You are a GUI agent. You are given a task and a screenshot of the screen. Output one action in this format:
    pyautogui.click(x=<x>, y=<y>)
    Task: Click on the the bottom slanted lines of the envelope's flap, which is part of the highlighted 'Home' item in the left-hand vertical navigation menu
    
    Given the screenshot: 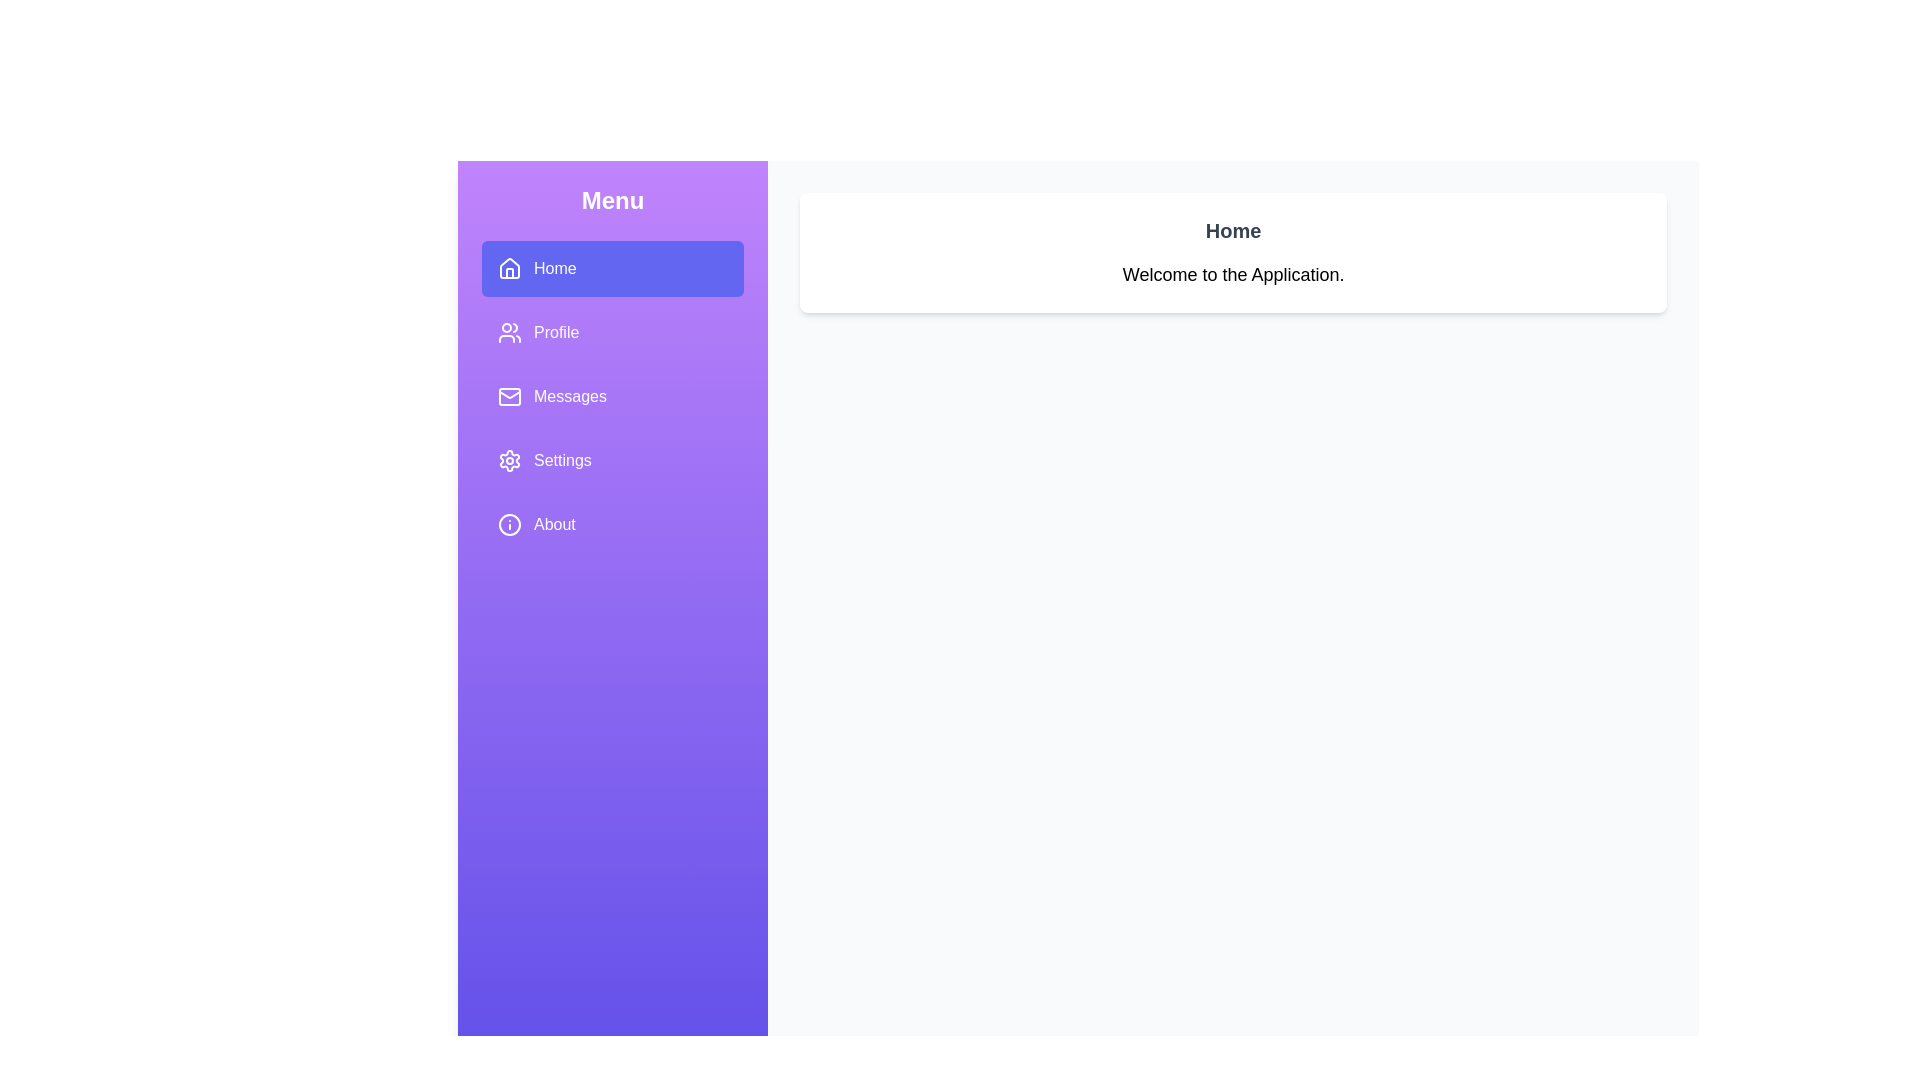 What is the action you would take?
    pyautogui.click(x=509, y=393)
    